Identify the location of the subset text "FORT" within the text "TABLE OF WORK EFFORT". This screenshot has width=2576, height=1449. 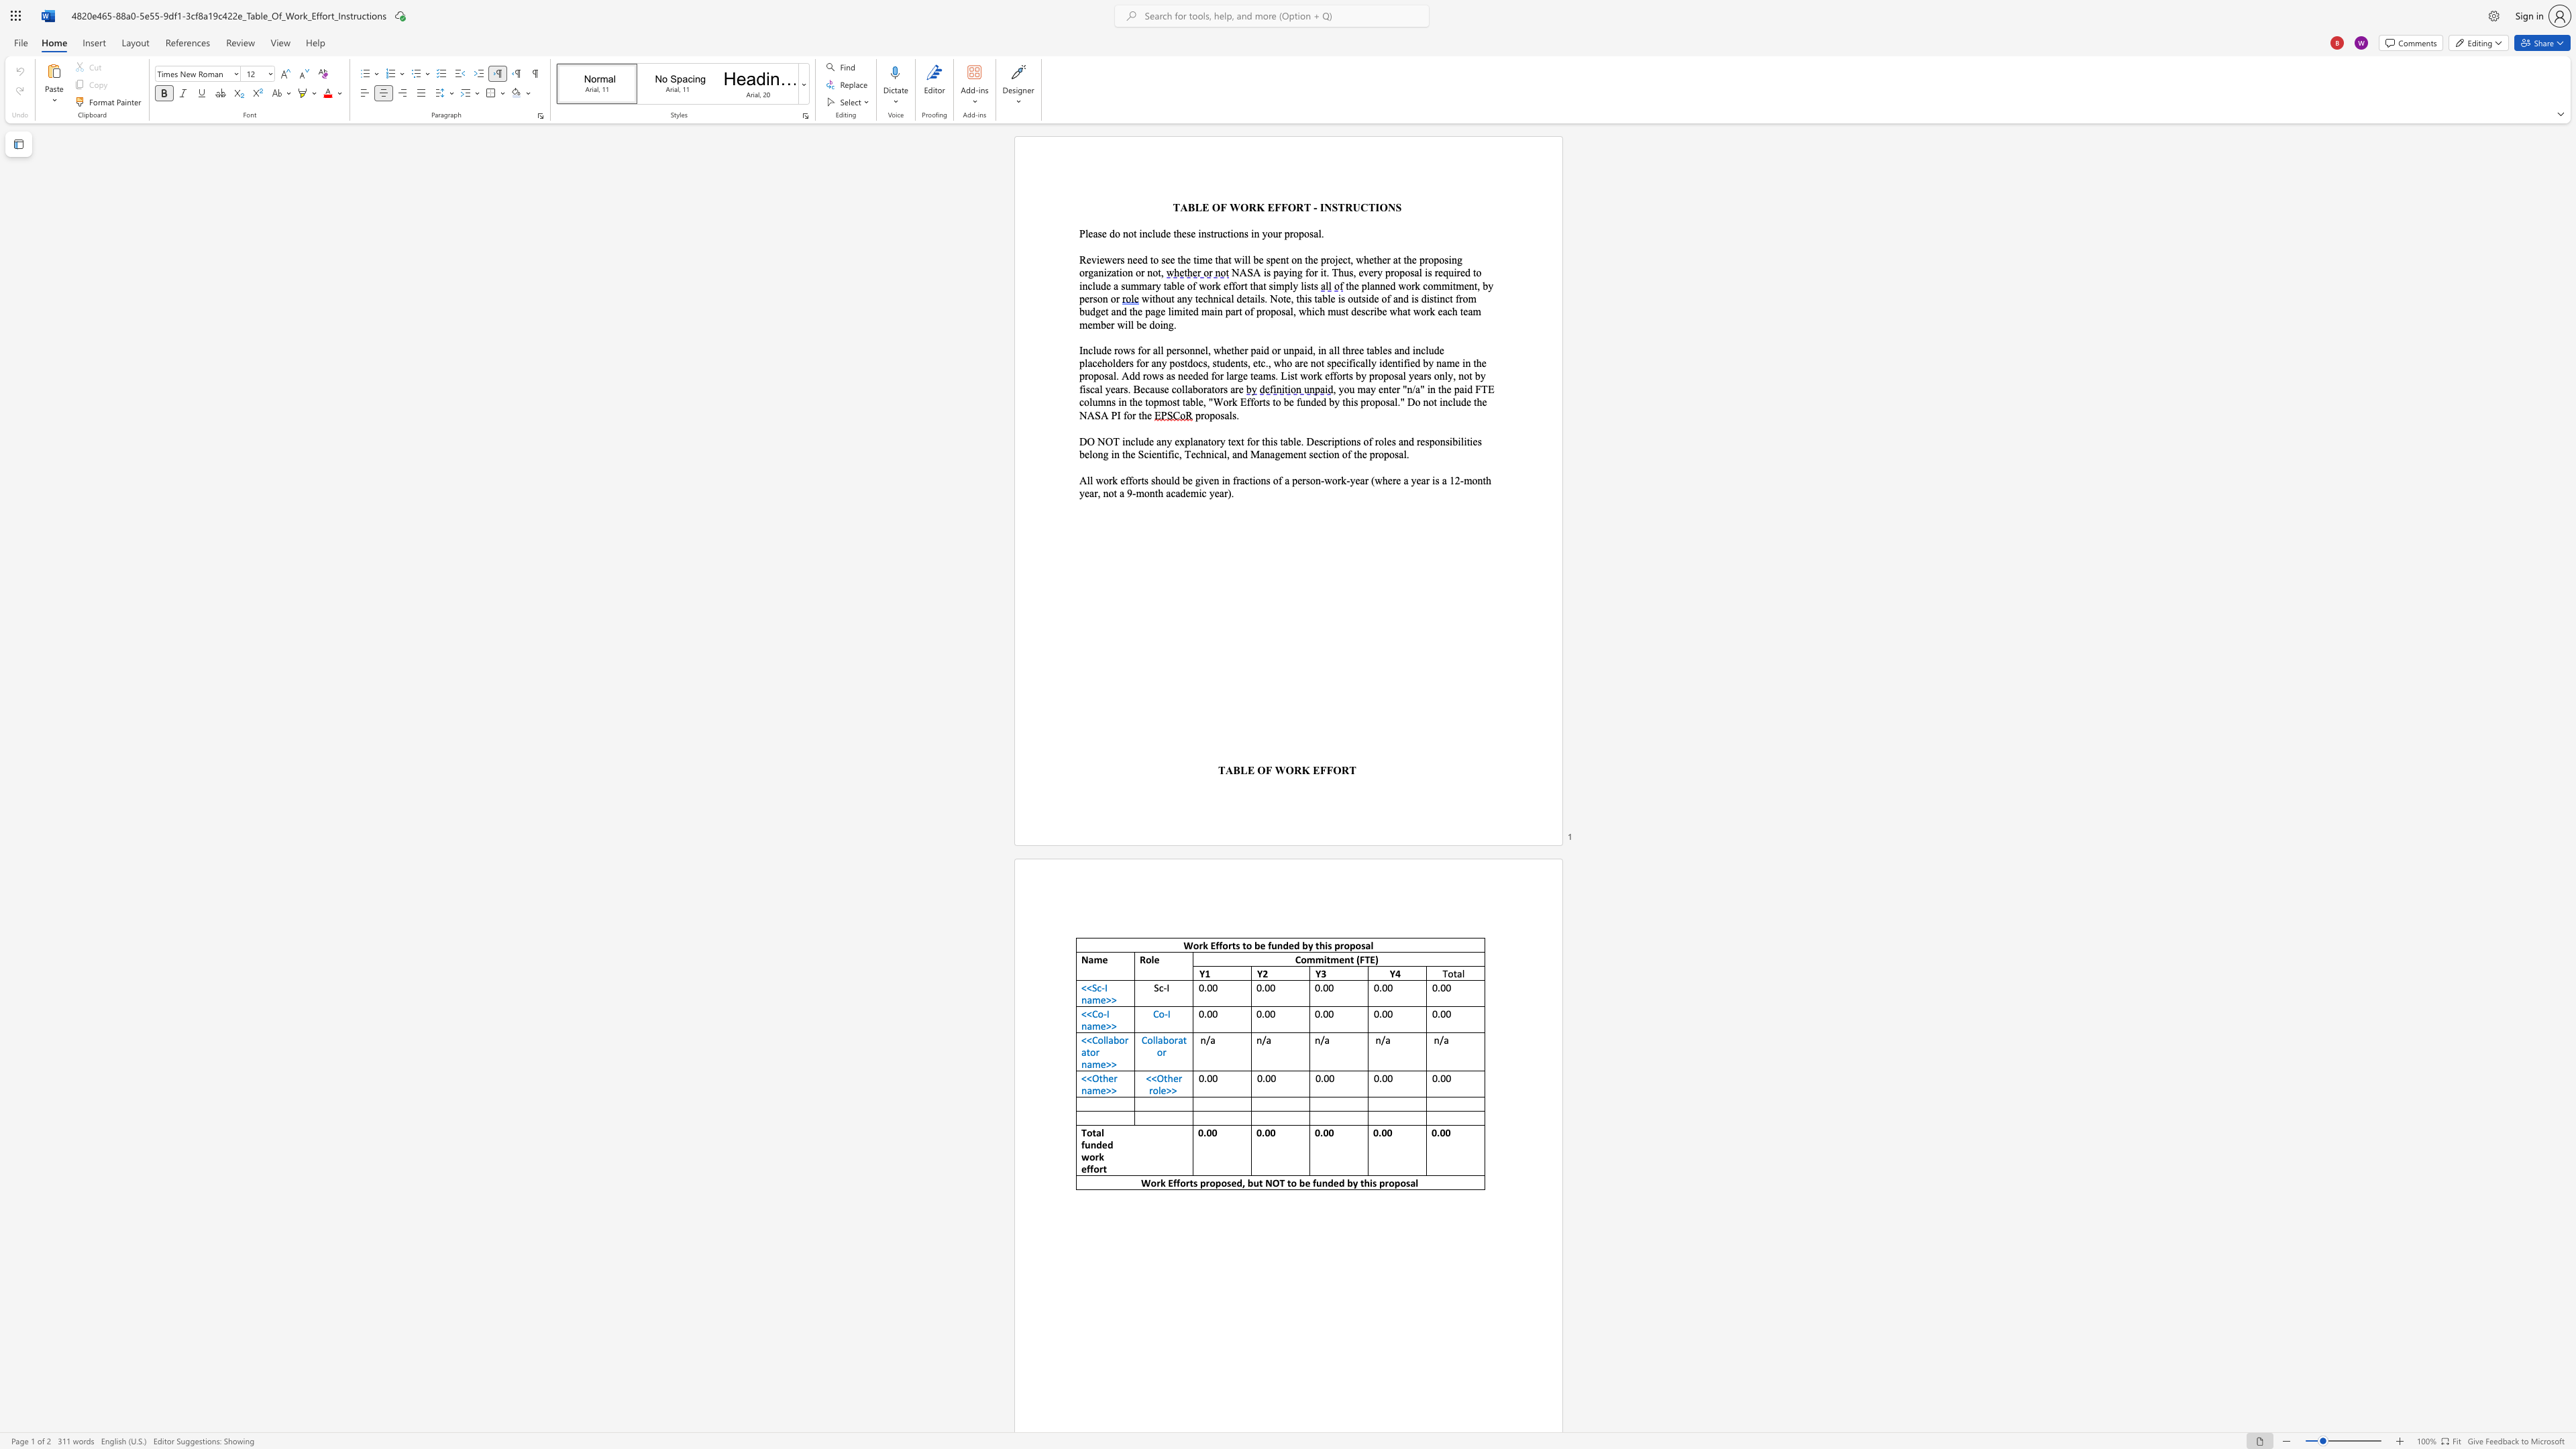
(1326, 769).